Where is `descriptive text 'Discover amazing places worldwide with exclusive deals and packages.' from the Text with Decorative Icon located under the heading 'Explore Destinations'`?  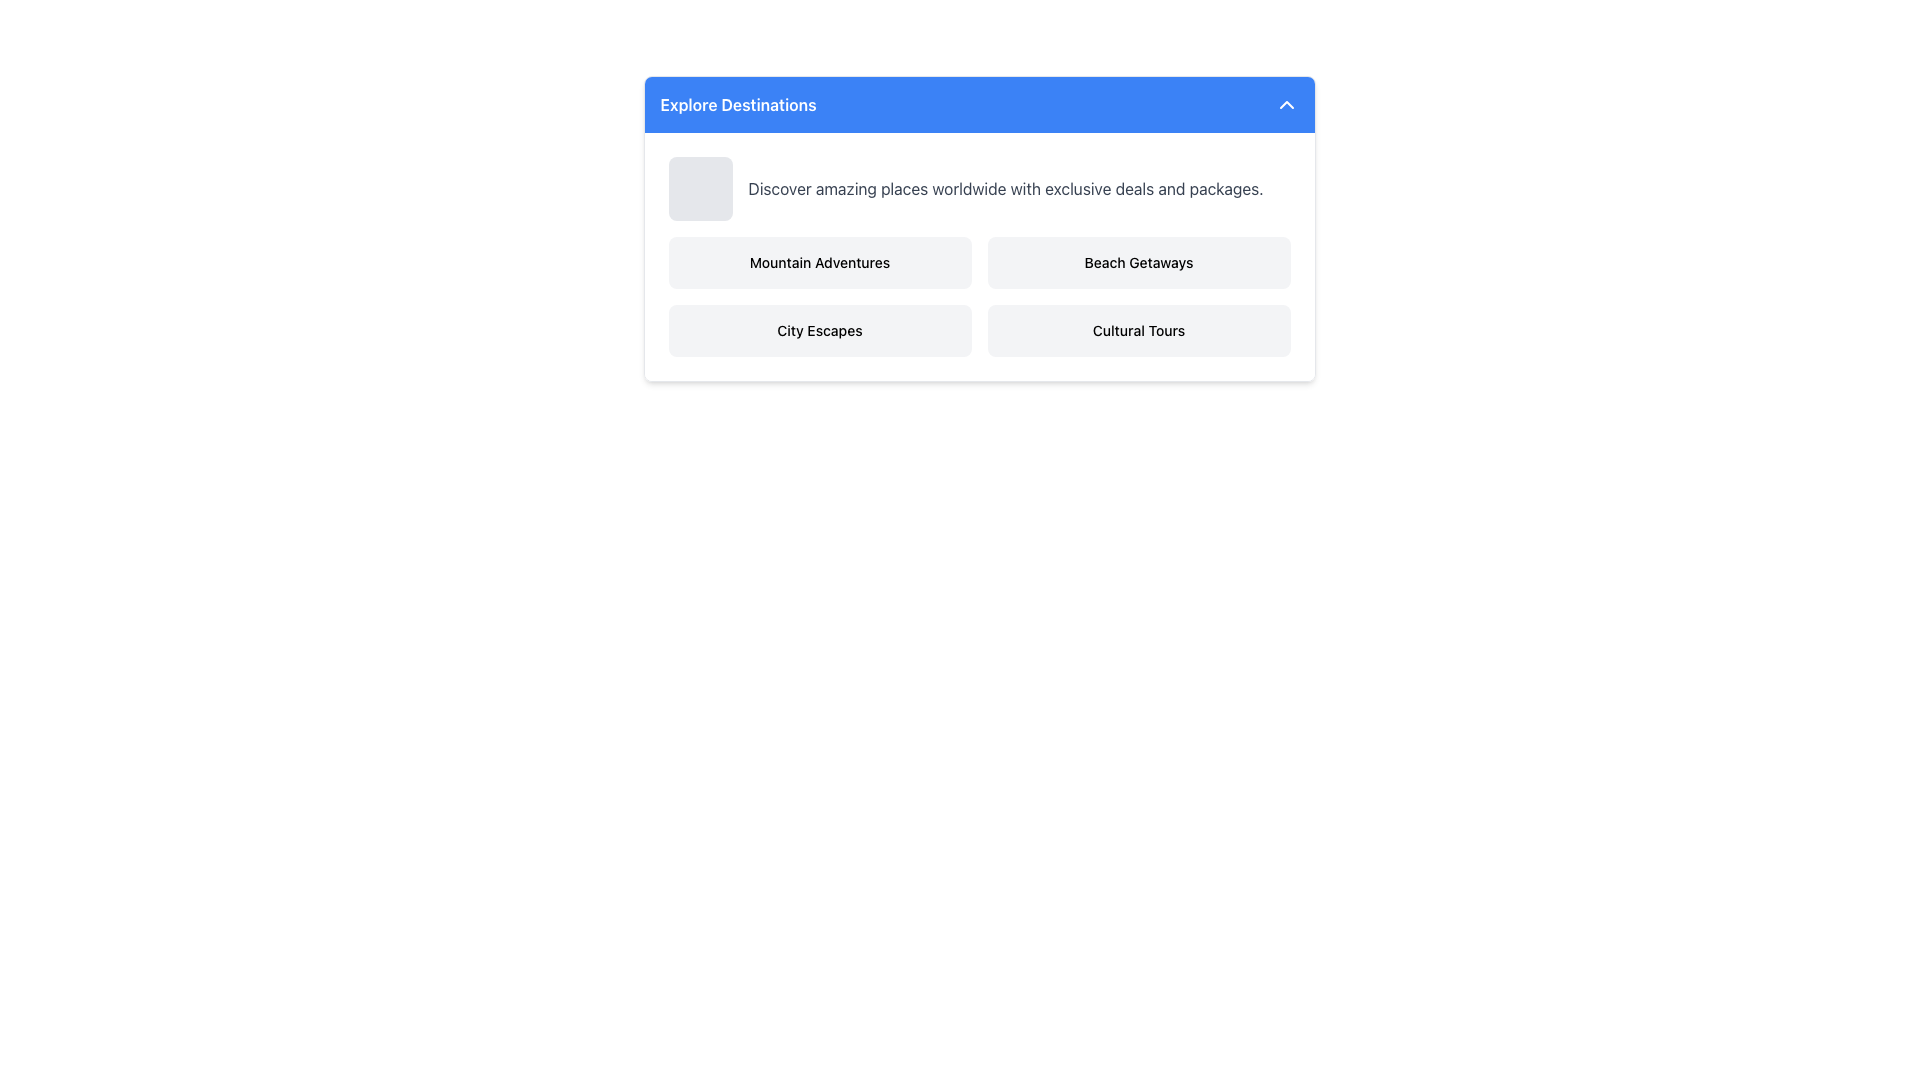
descriptive text 'Discover amazing places worldwide with exclusive deals and packages.' from the Text with Decorative Icon located under the heading 'Explore Destinations' is located at coordinates (979, 189).